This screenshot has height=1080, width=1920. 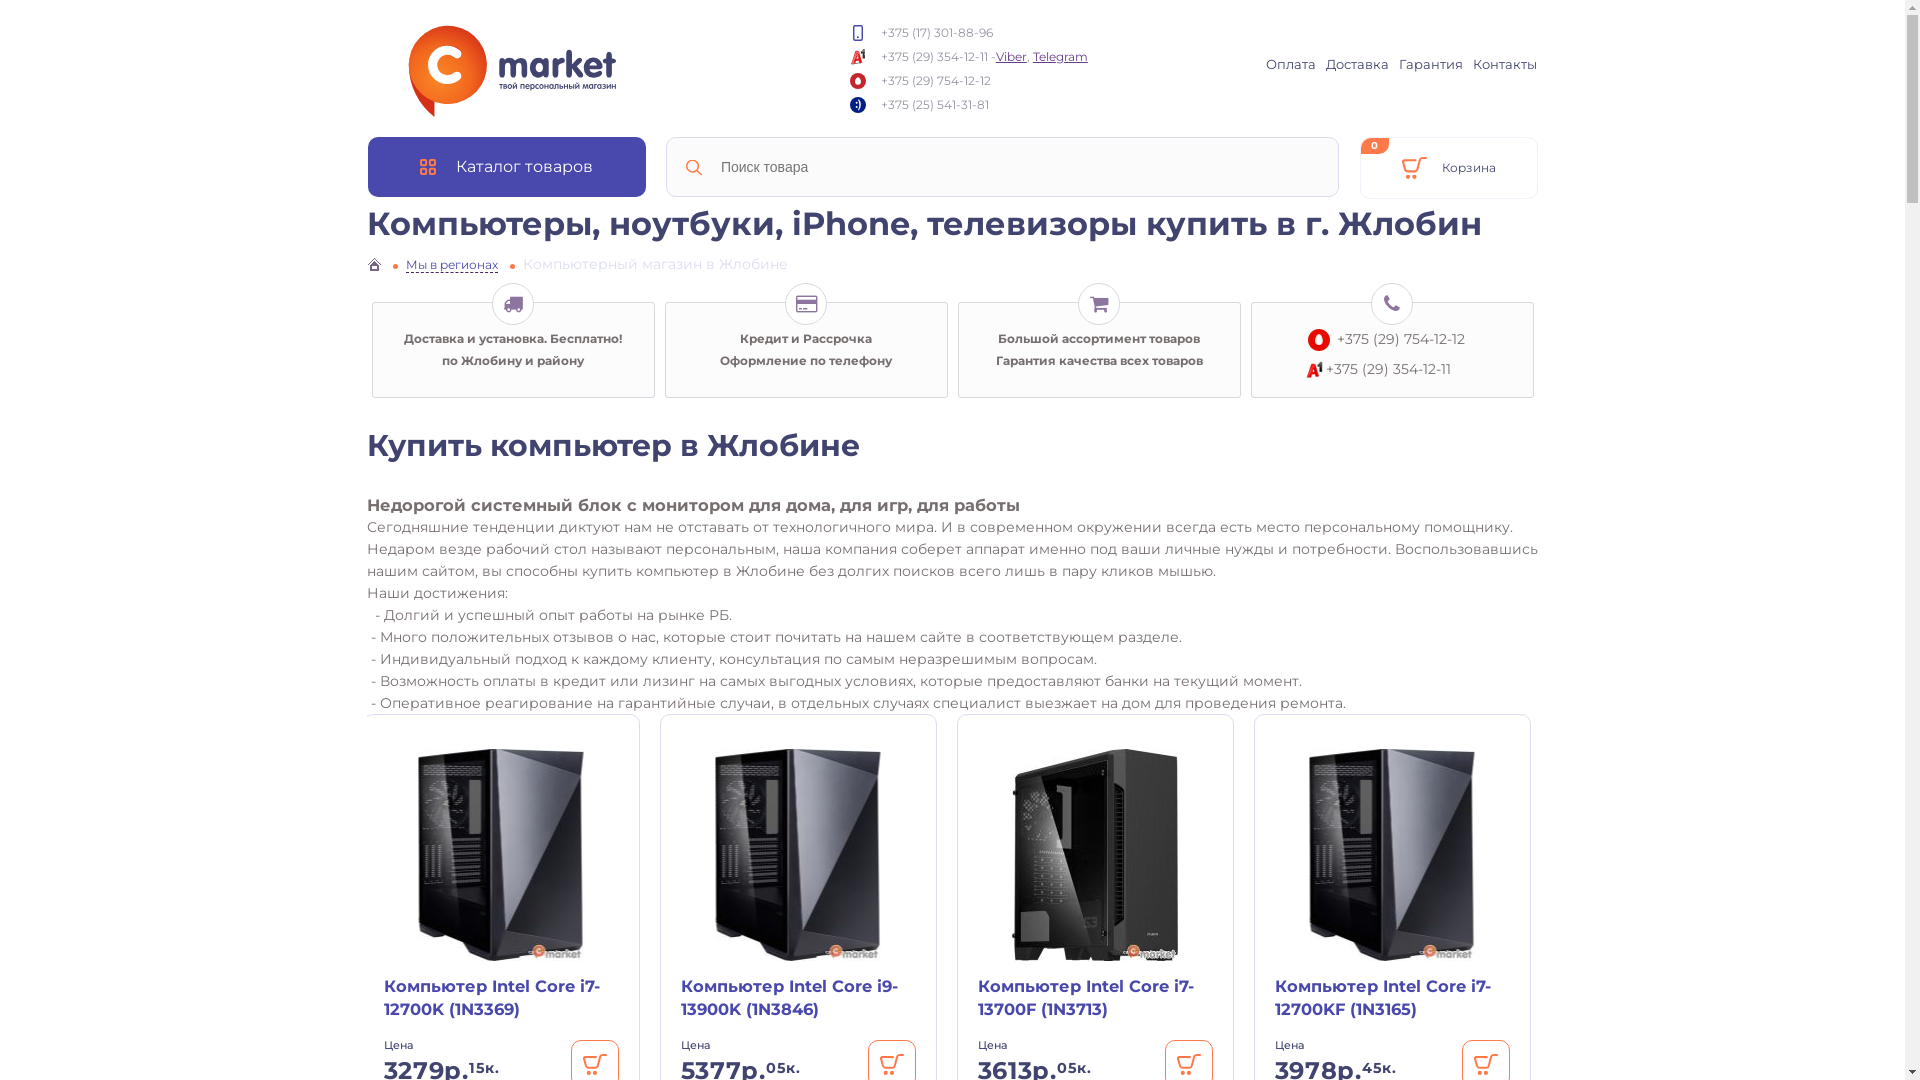 What do you see at coordinates (1059, 54) in the screenshot?
I see `'Telegram'` at bounding box center [1059, 54].